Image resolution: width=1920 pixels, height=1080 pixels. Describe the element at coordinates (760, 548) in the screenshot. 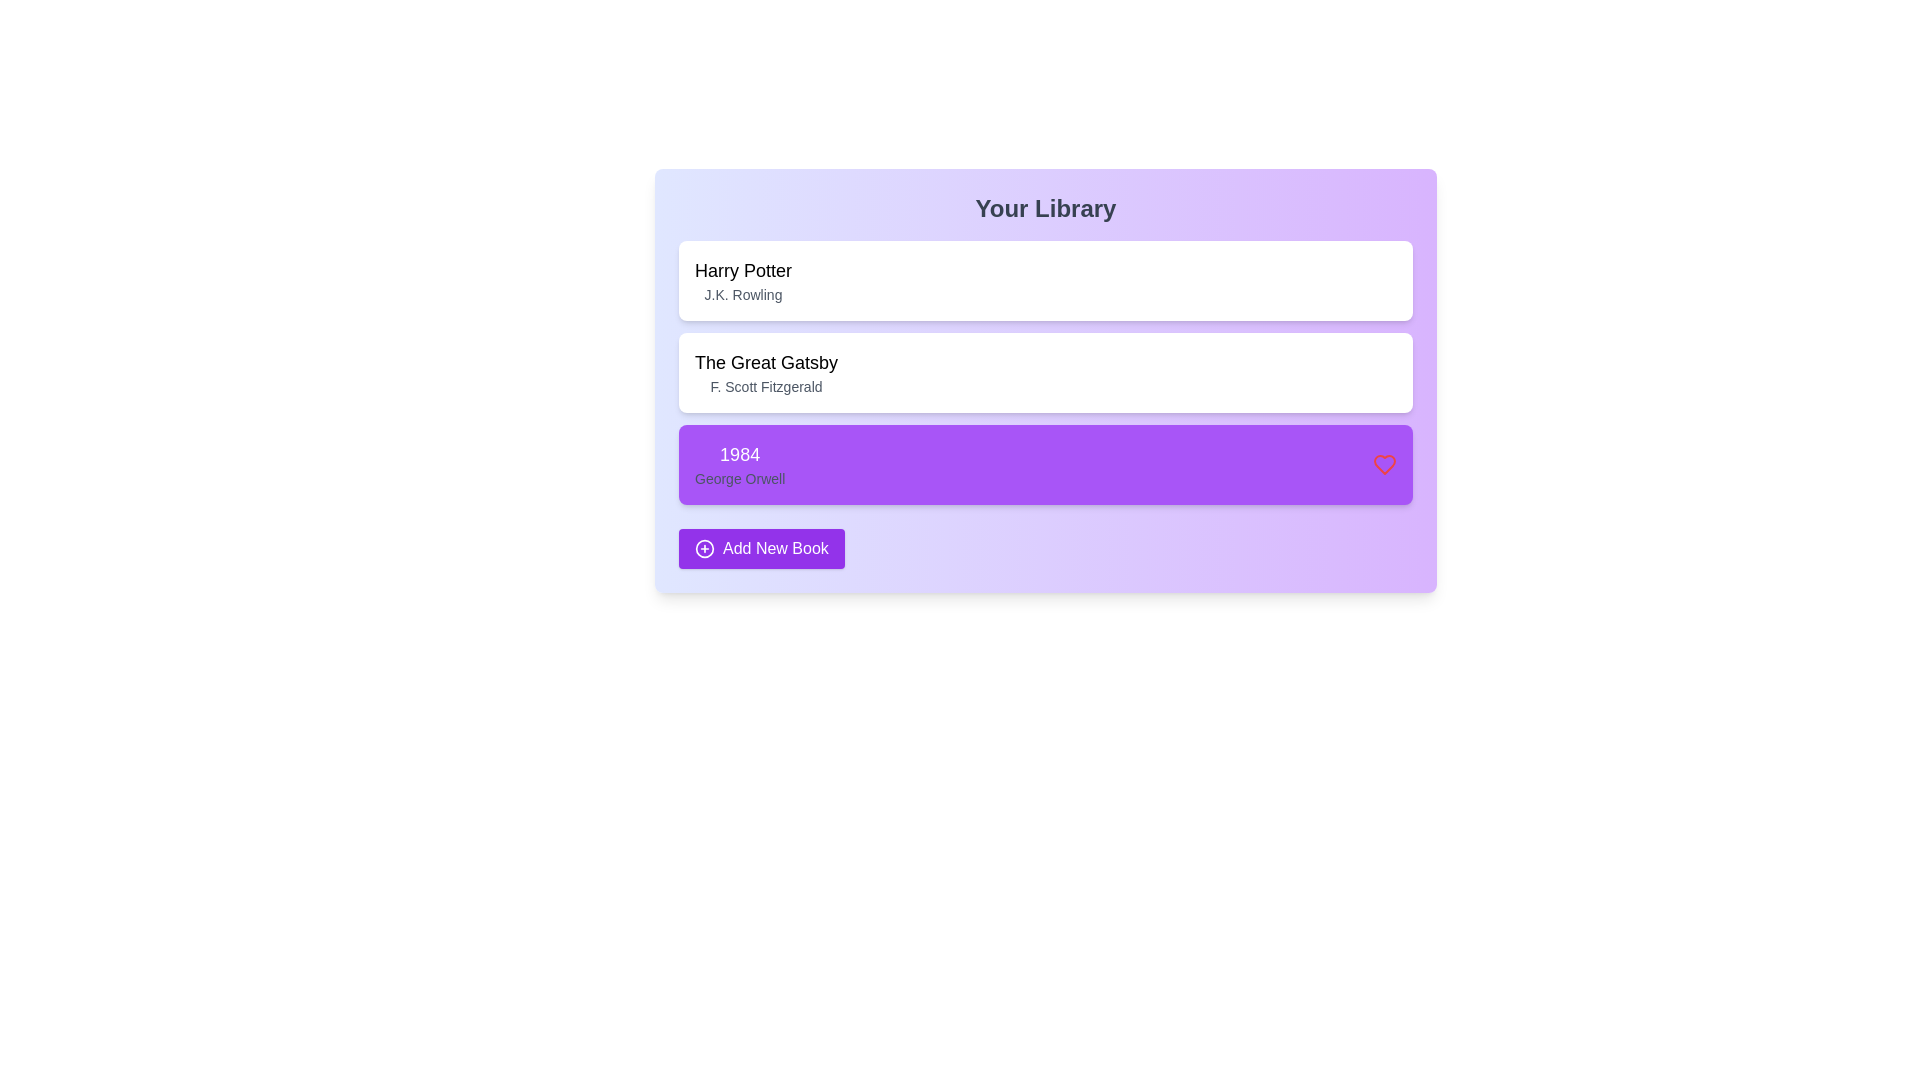

I see `'Add New Book' button to add a new book to the library` at that location.